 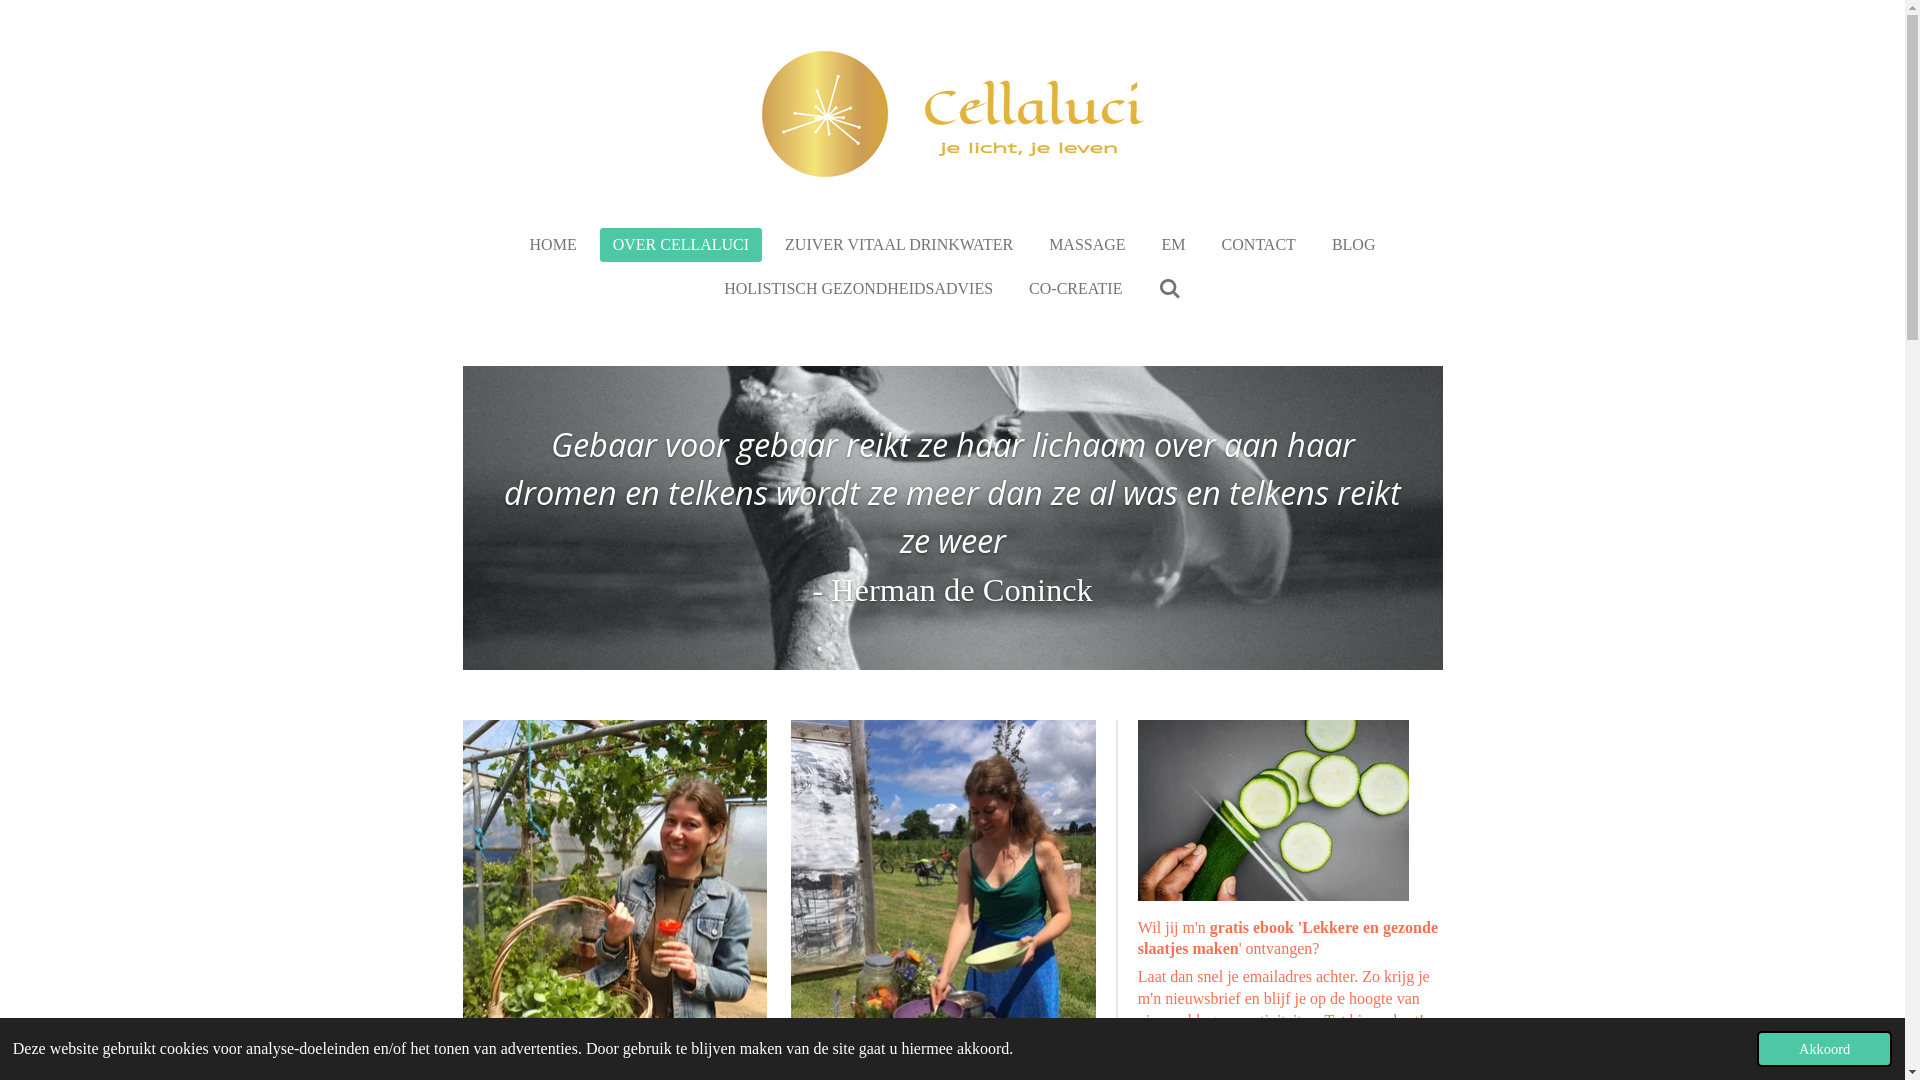 What do you see at coordinates (1085, 244) in the screenshot?
I see `'MASSAGE'` at bounding box center [1085, 244].